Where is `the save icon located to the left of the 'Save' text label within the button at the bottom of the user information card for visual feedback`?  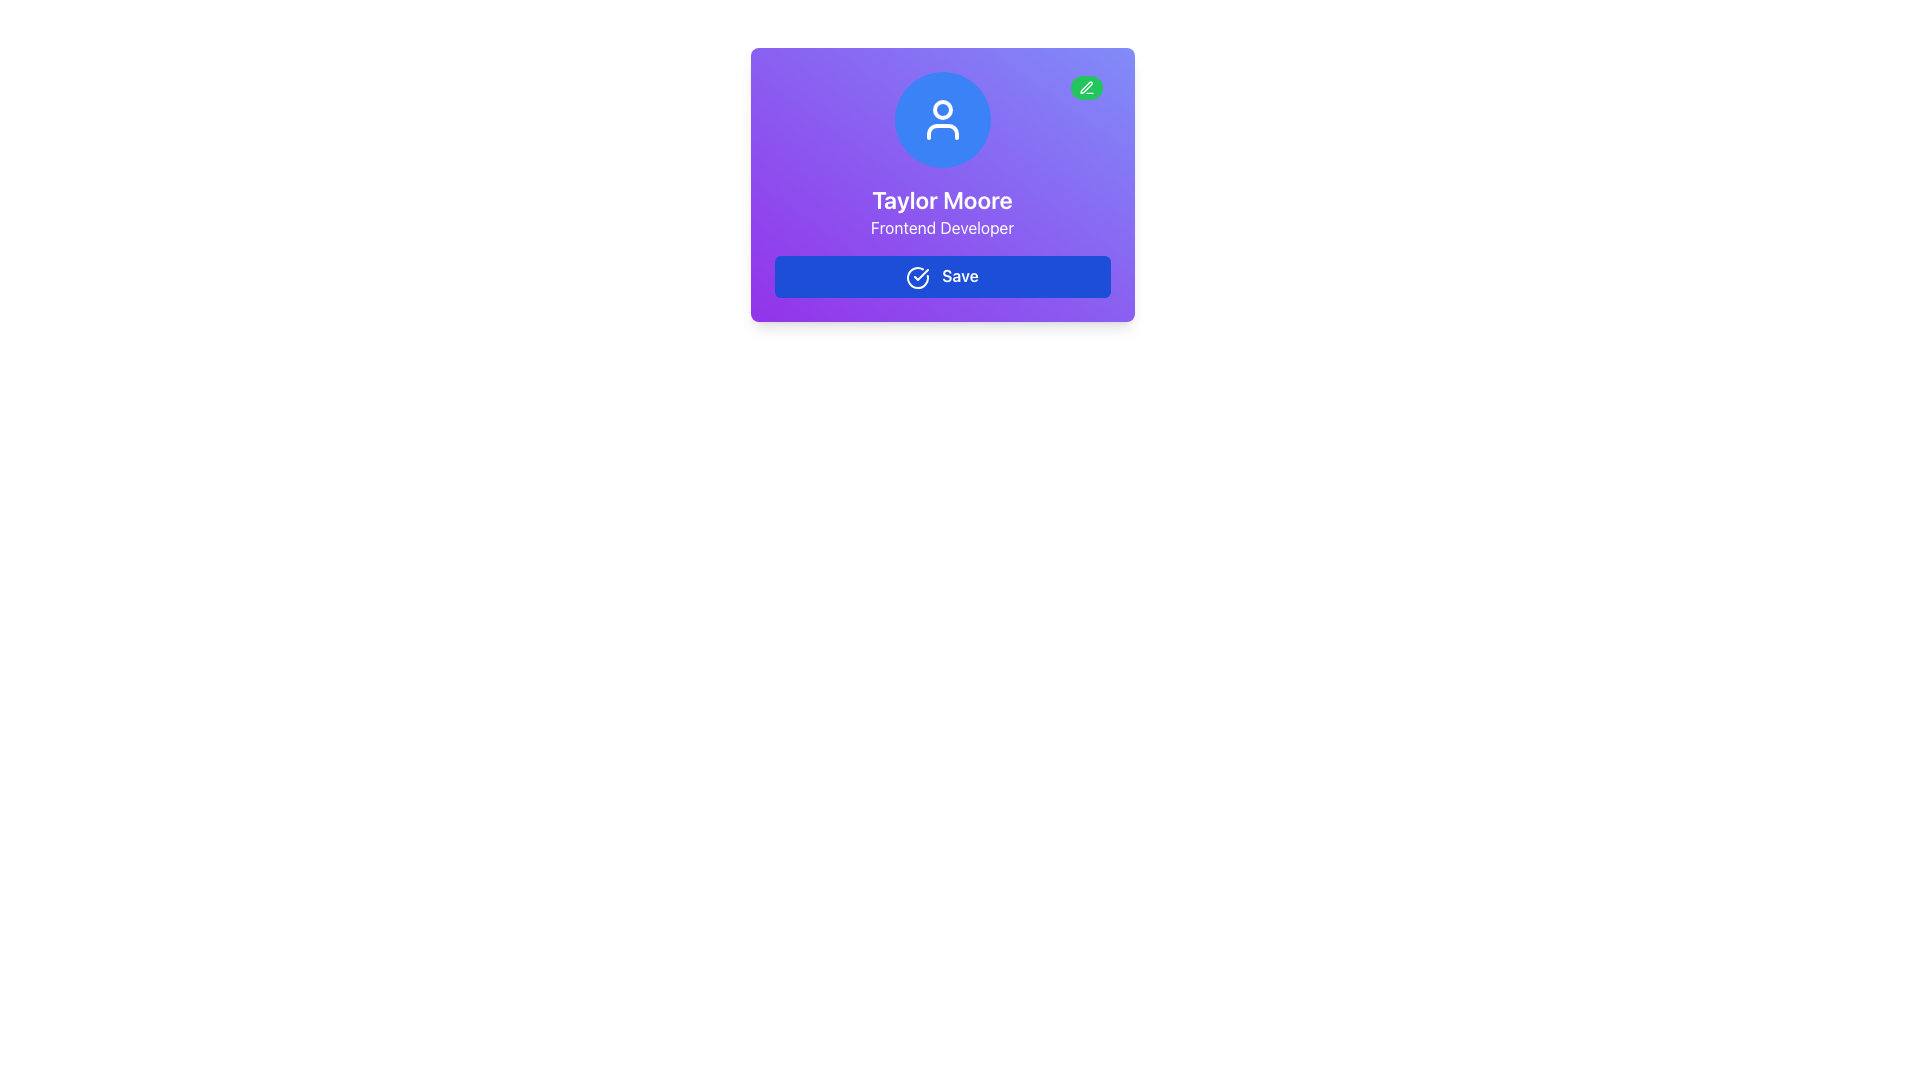 the save icon located to the left of the 'Save' text label within the button at the bottom of the user information card for visual feedback is located at coordinates (917, 277).